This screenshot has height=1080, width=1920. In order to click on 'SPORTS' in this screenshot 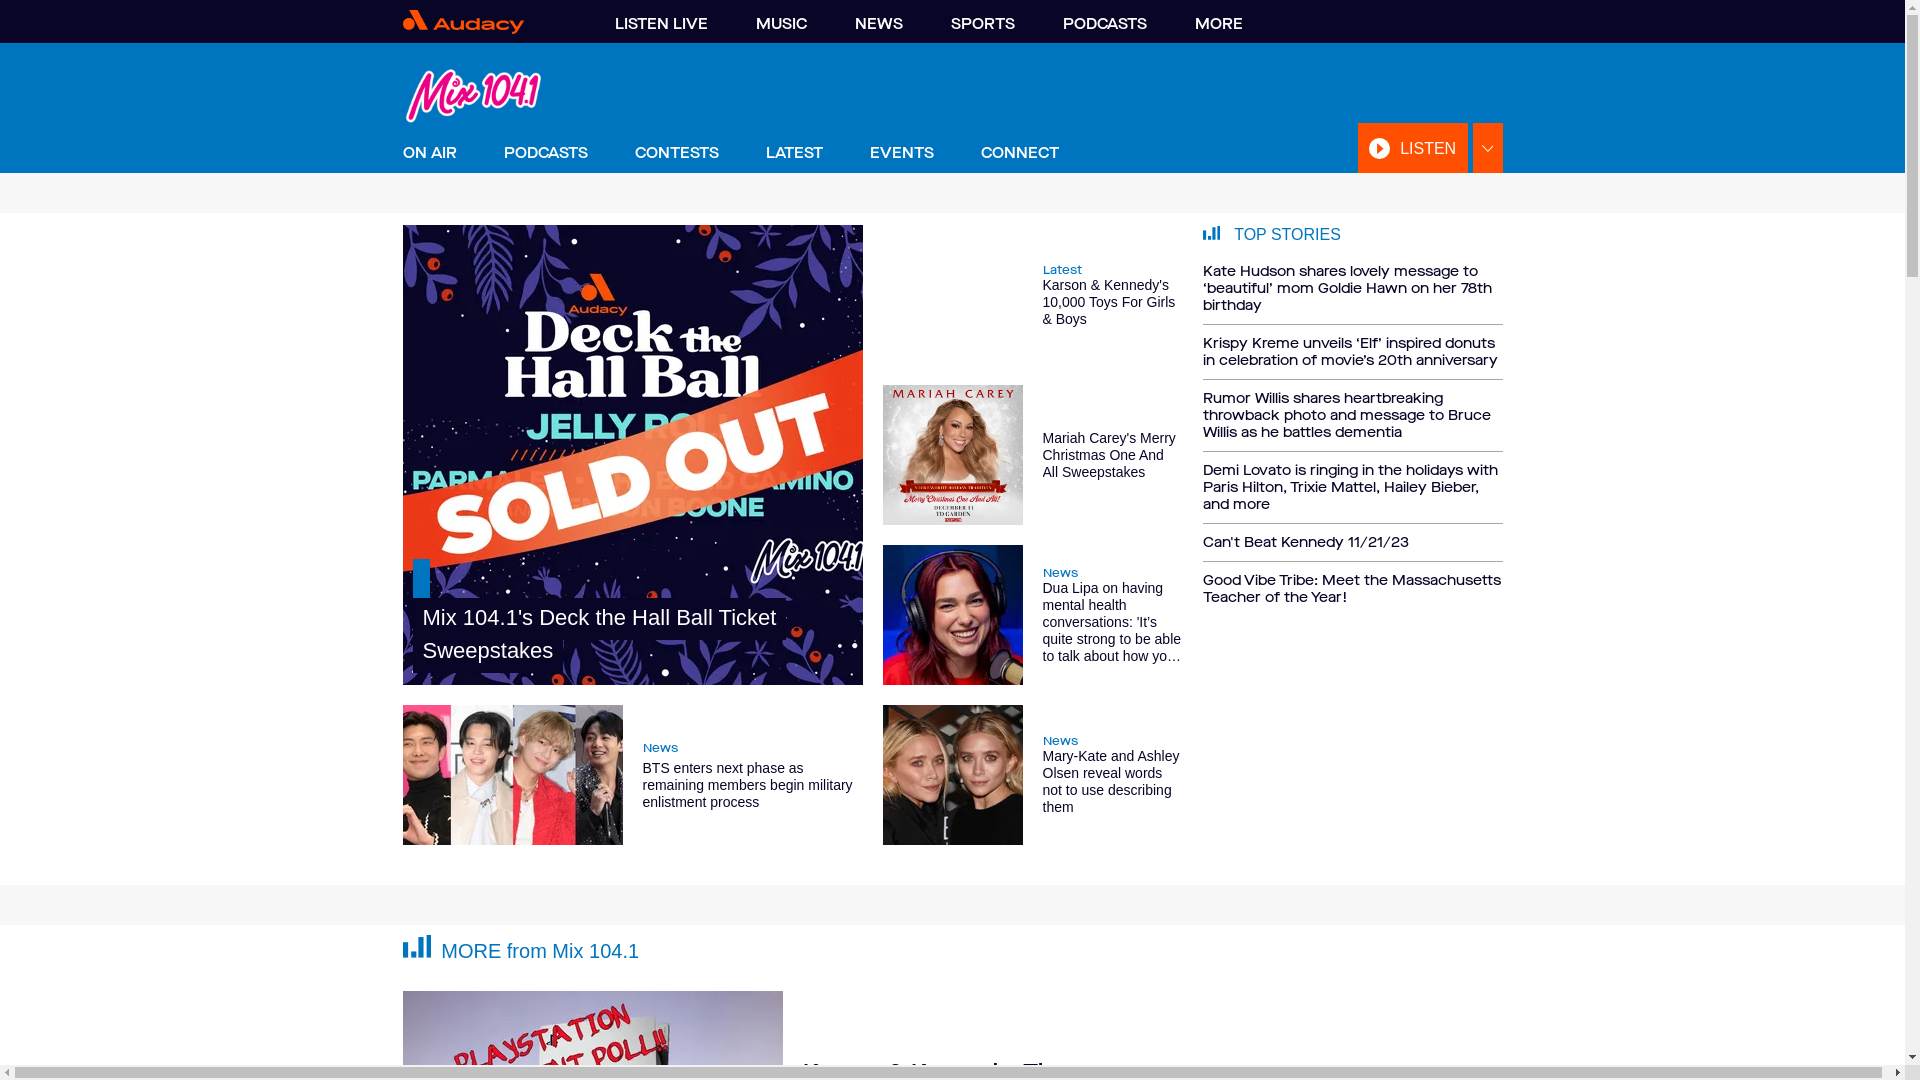, I will do `click(982, 23)`.